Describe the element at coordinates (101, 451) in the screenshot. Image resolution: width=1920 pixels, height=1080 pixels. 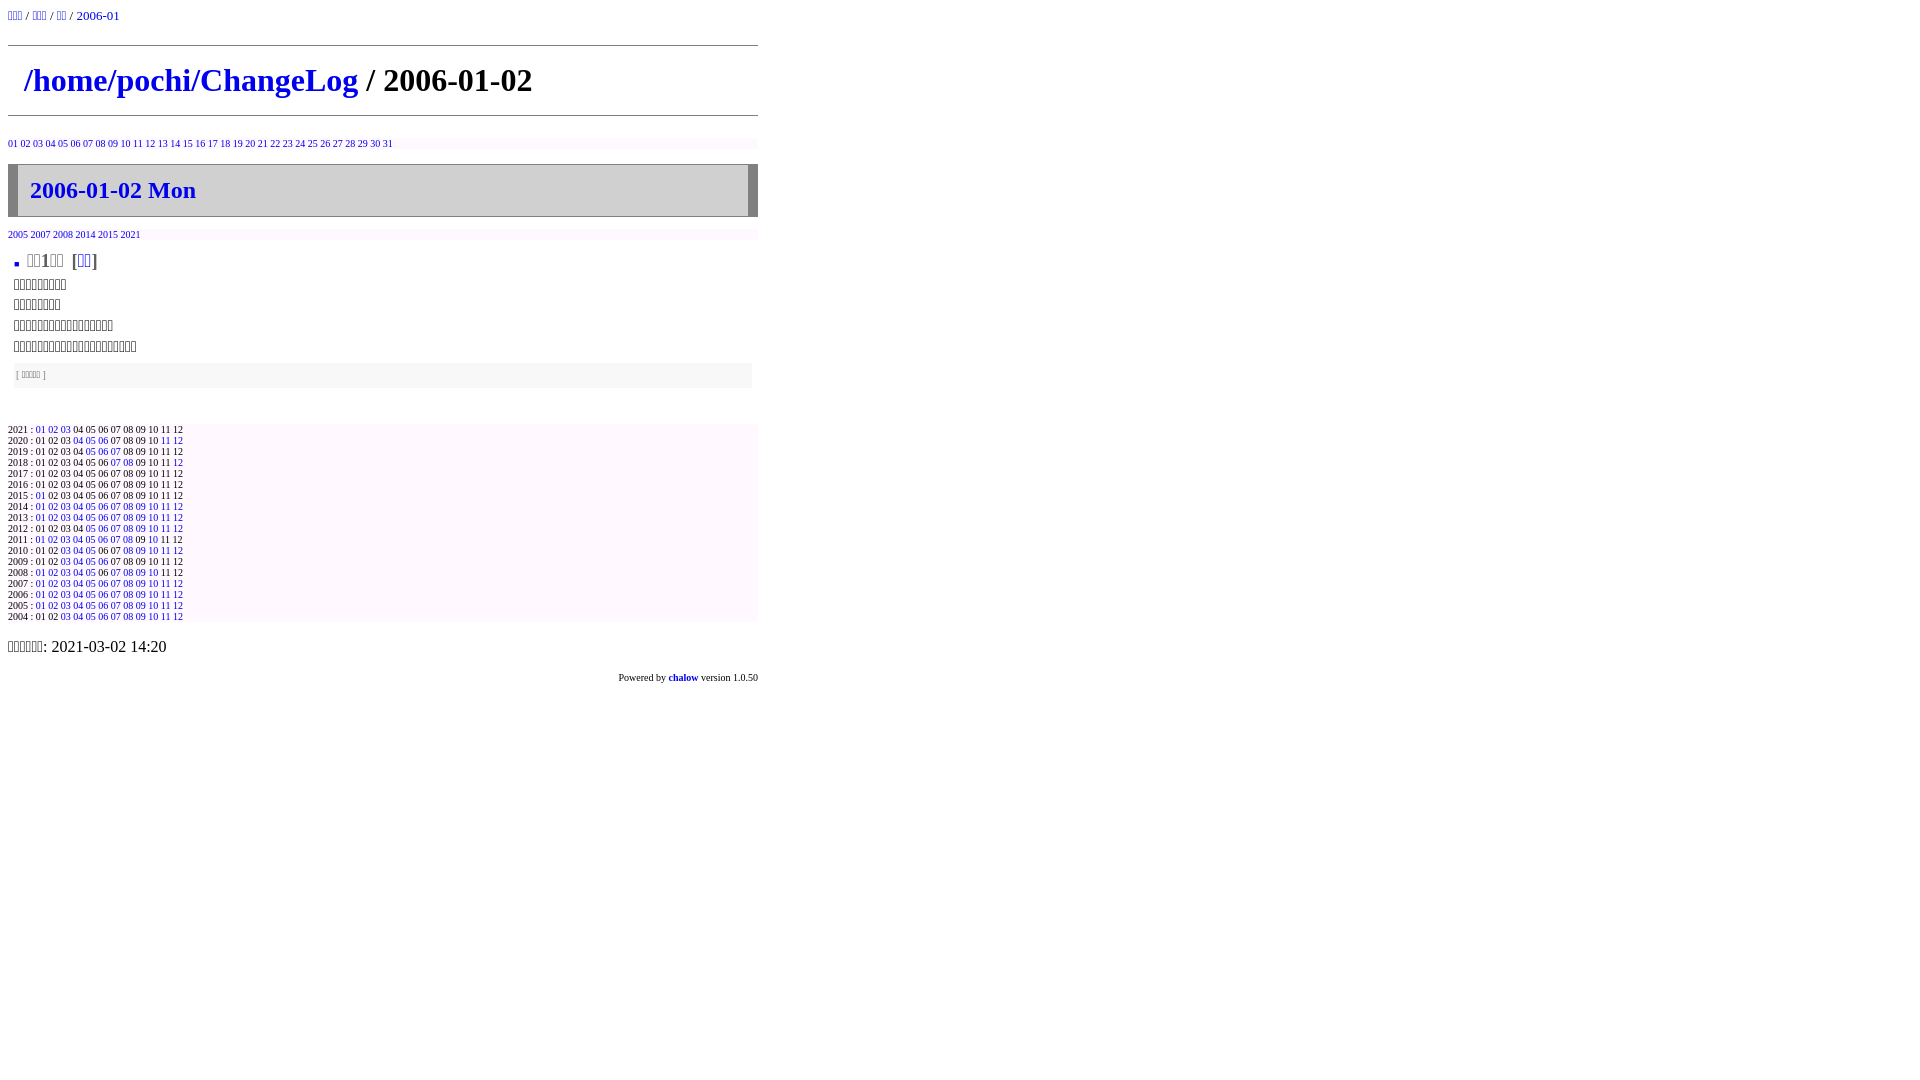
I see `'06'` at that location.